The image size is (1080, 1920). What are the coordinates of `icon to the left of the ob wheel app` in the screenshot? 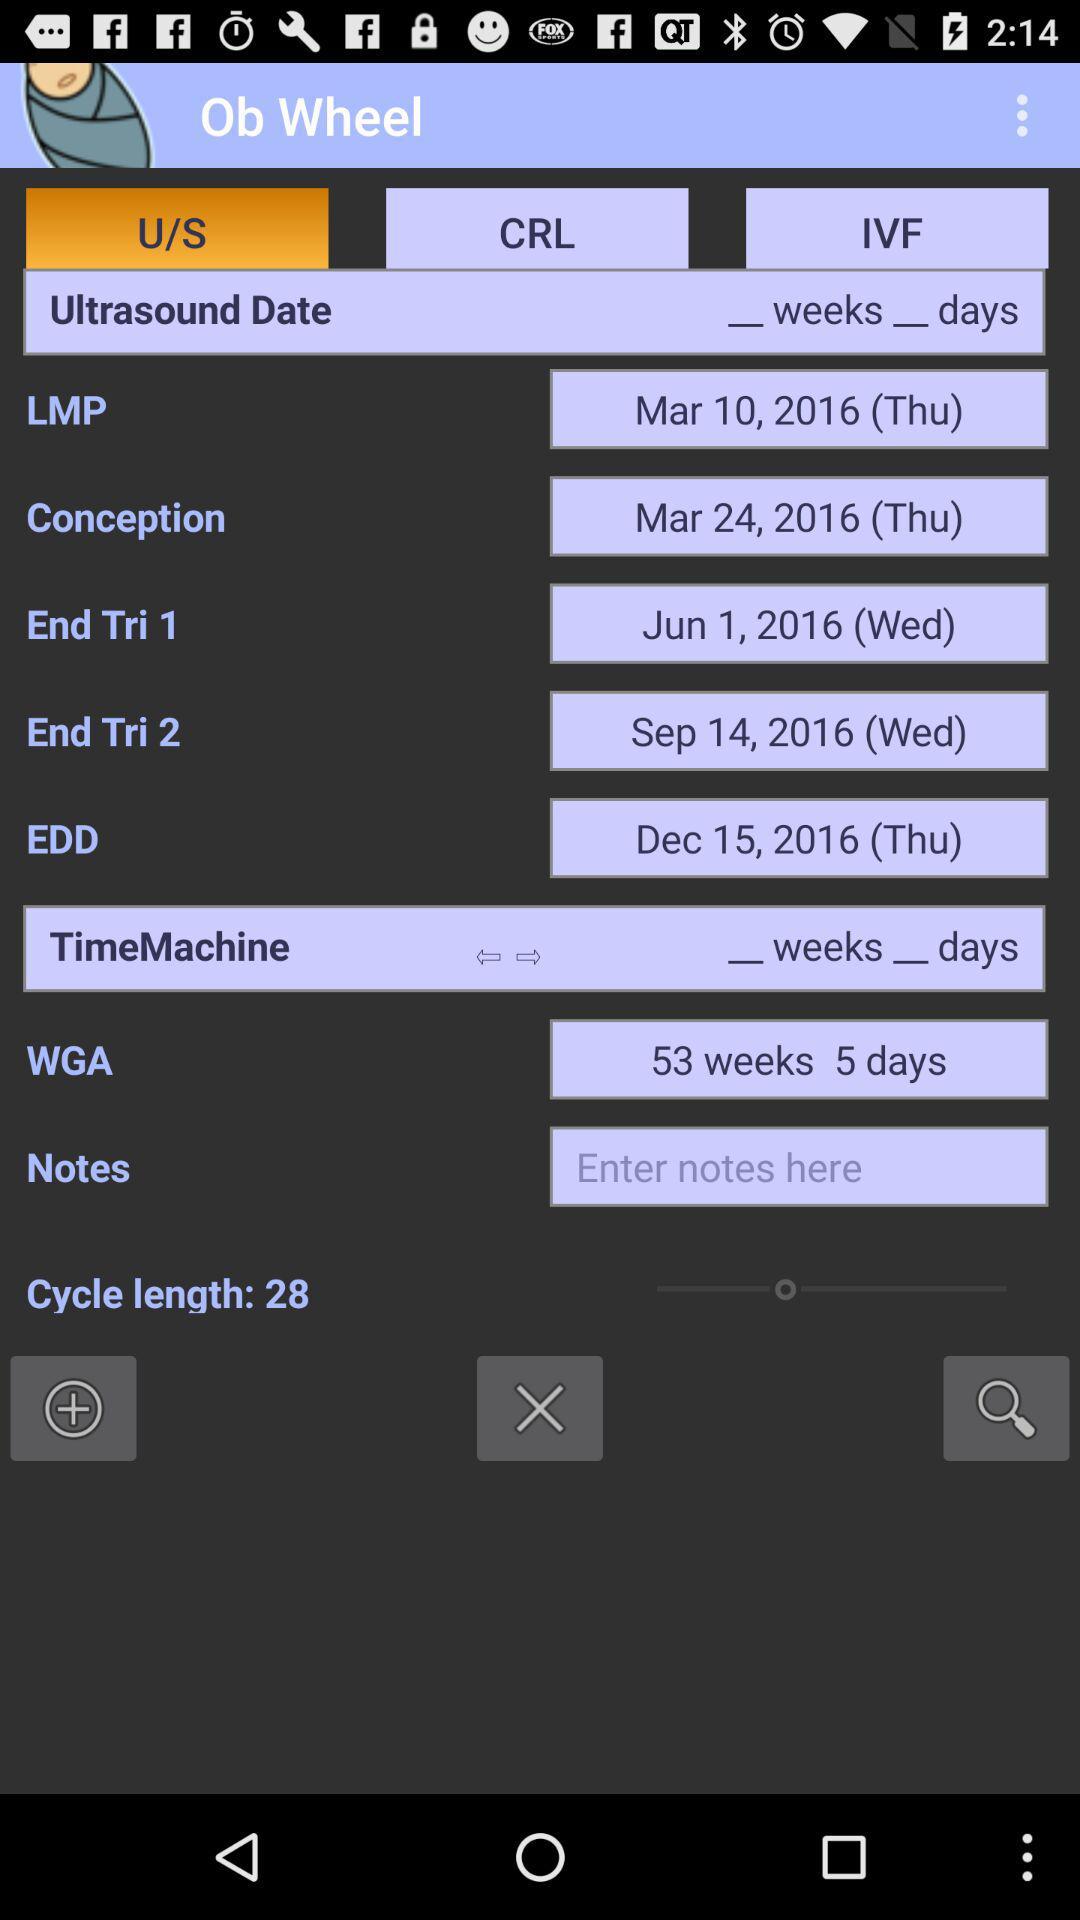 It's located at (94, 114).